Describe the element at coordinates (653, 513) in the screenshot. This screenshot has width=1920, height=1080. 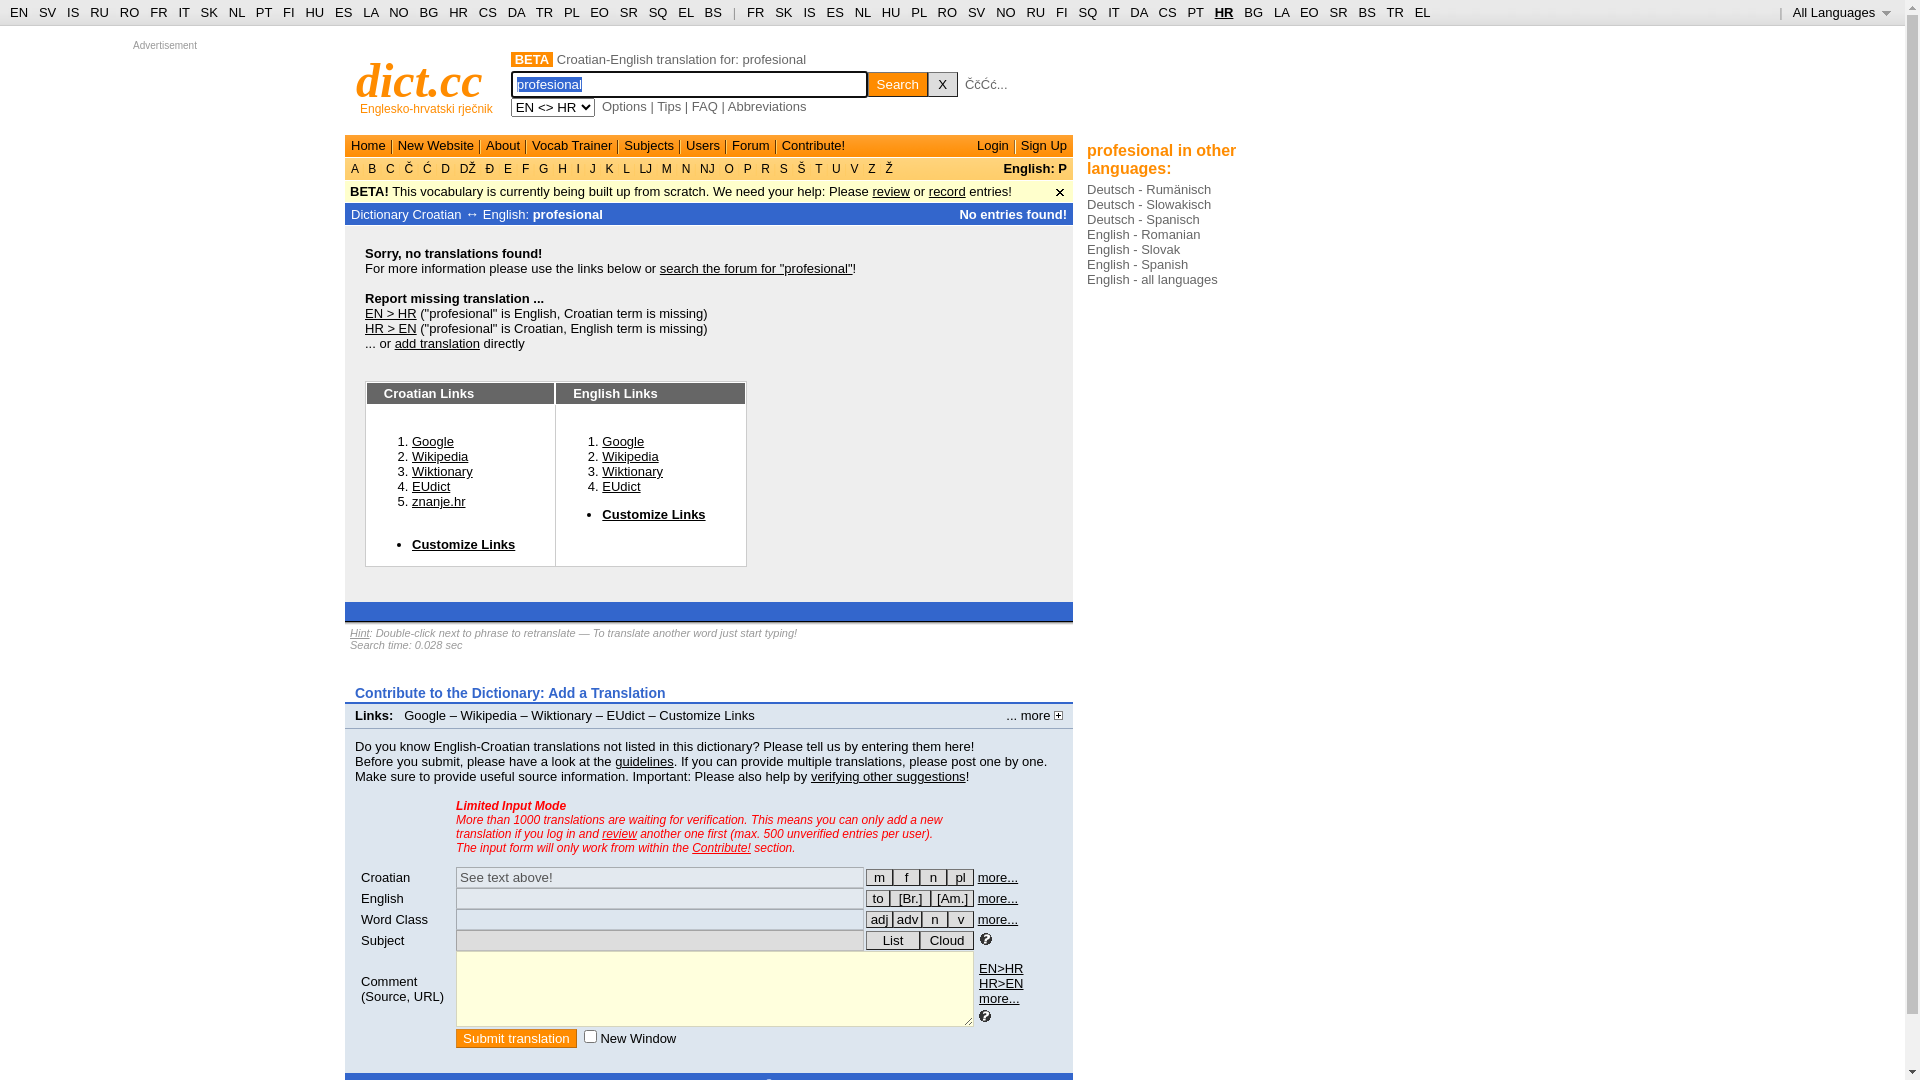
I see `'Customize Links'` at that location.